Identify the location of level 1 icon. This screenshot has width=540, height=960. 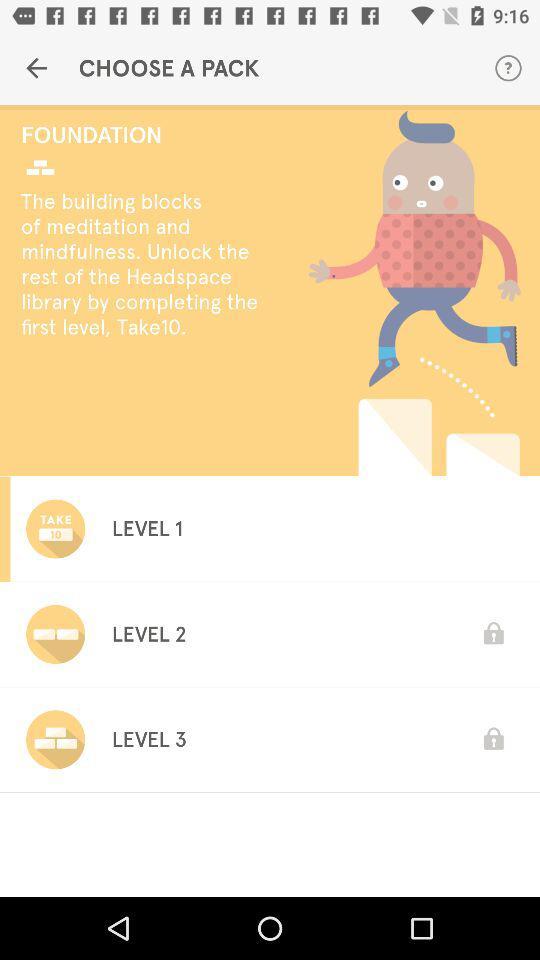
(146, 527).